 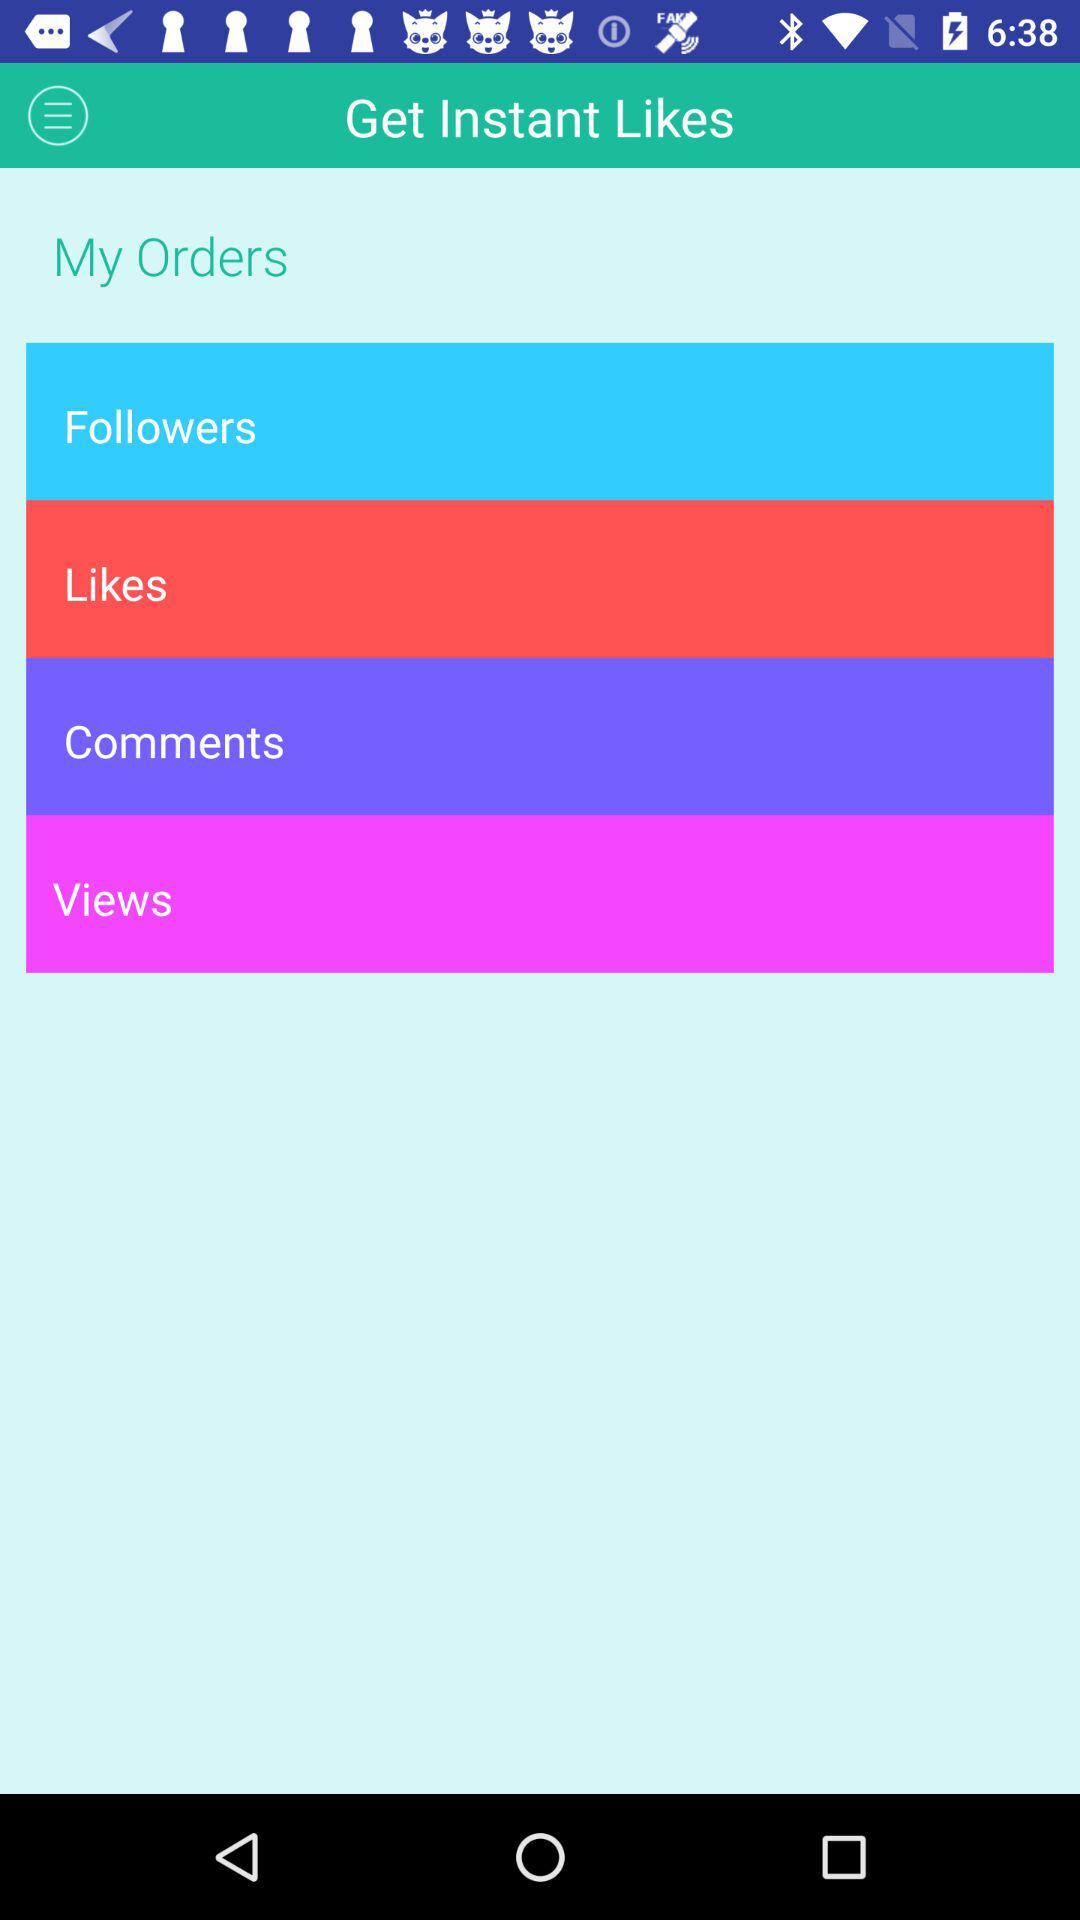 I want to click on item below the  likes icon, so click(x=540, y=735).